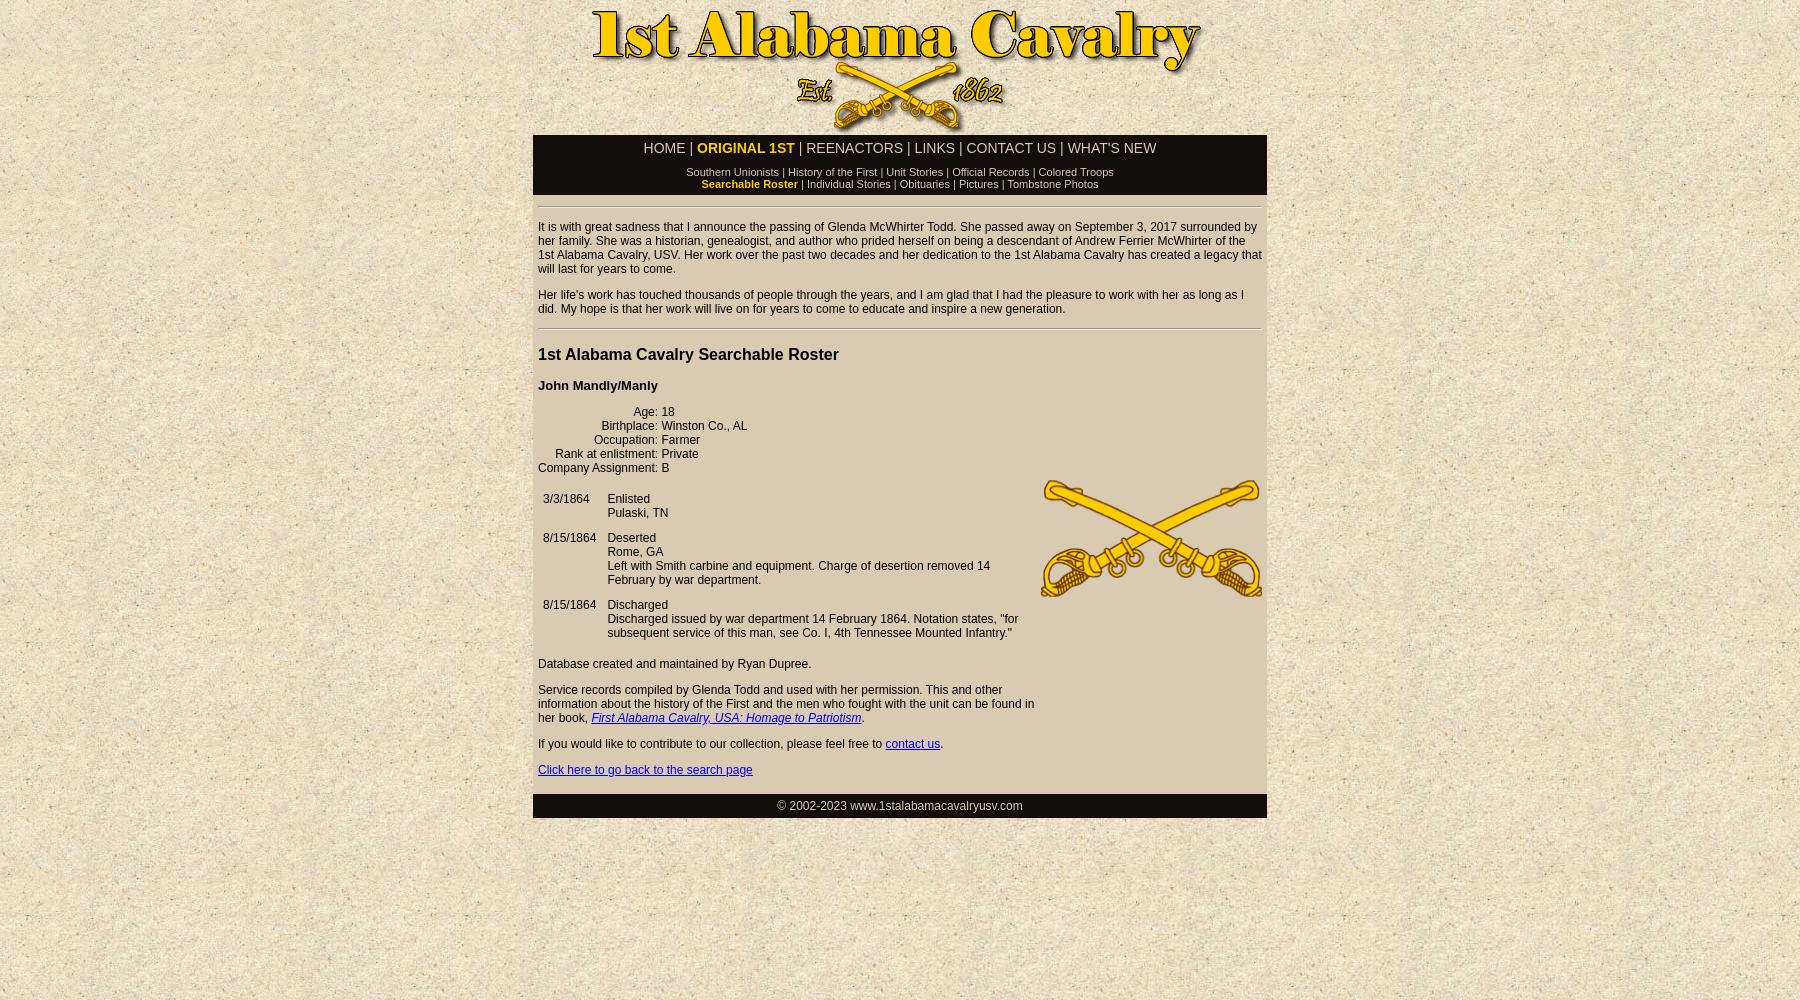 Image resolution: width=1800 pixels, height=1000 pixels. Describe the element at coordinates (644, 770) in the screenshot. I see `'Click here to go back to the search page'` at that location.